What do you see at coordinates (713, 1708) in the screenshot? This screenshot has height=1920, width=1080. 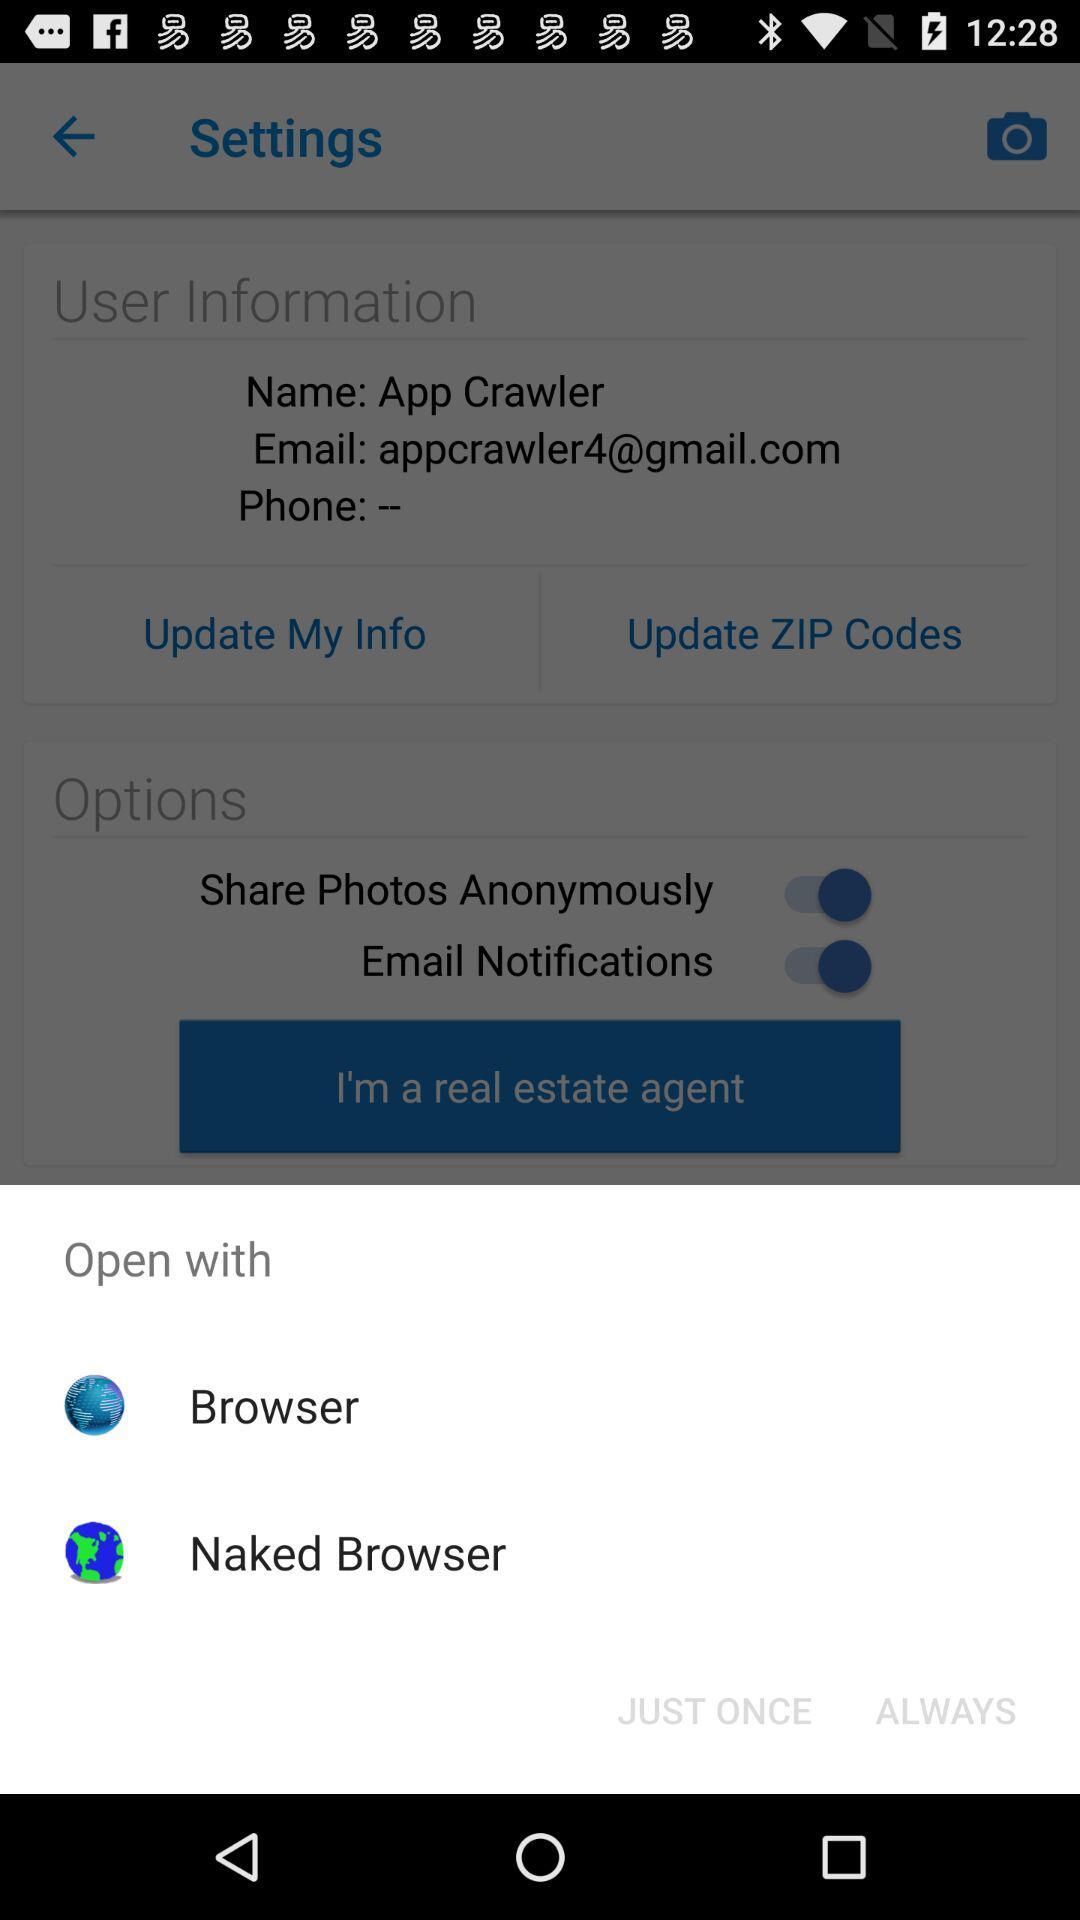 I see `item below open with item` at bounding box center [713, 1708].